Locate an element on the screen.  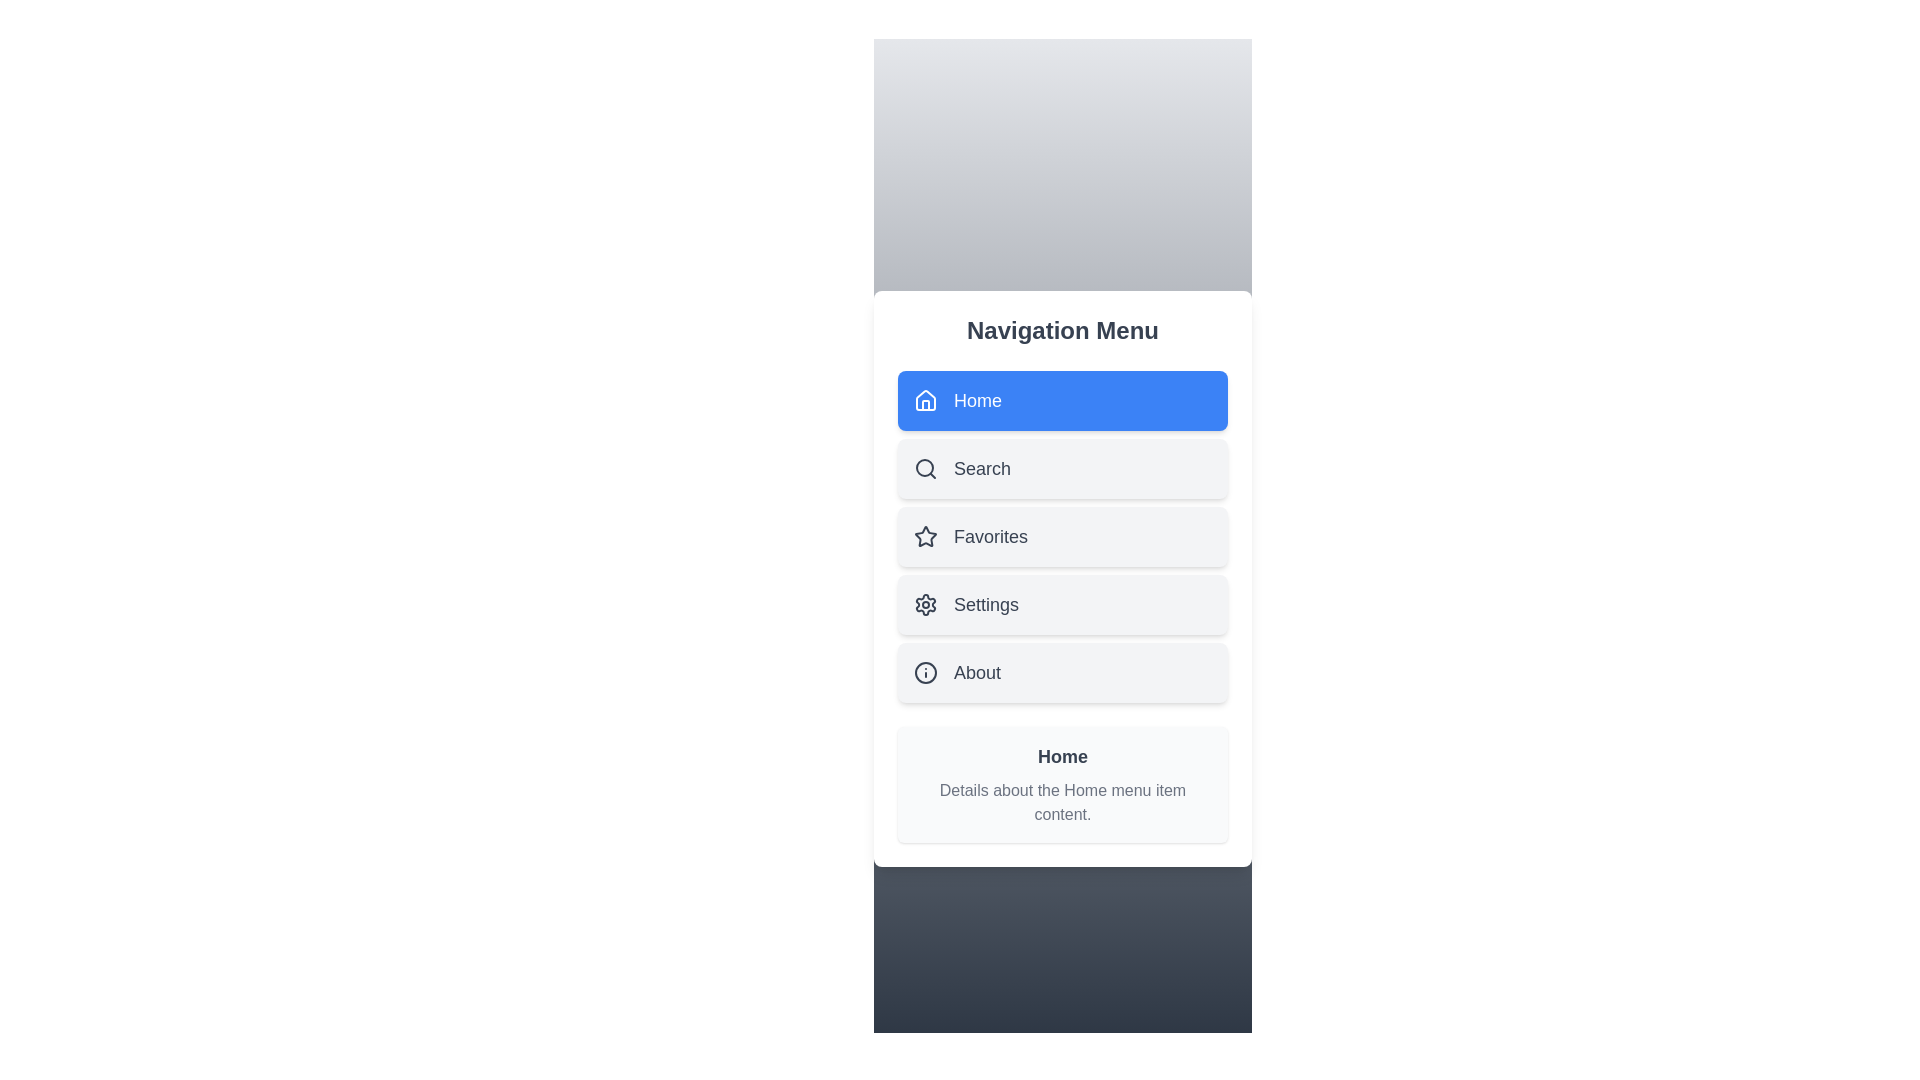
the menu item Favorites is located at coordinates (1061, 535).